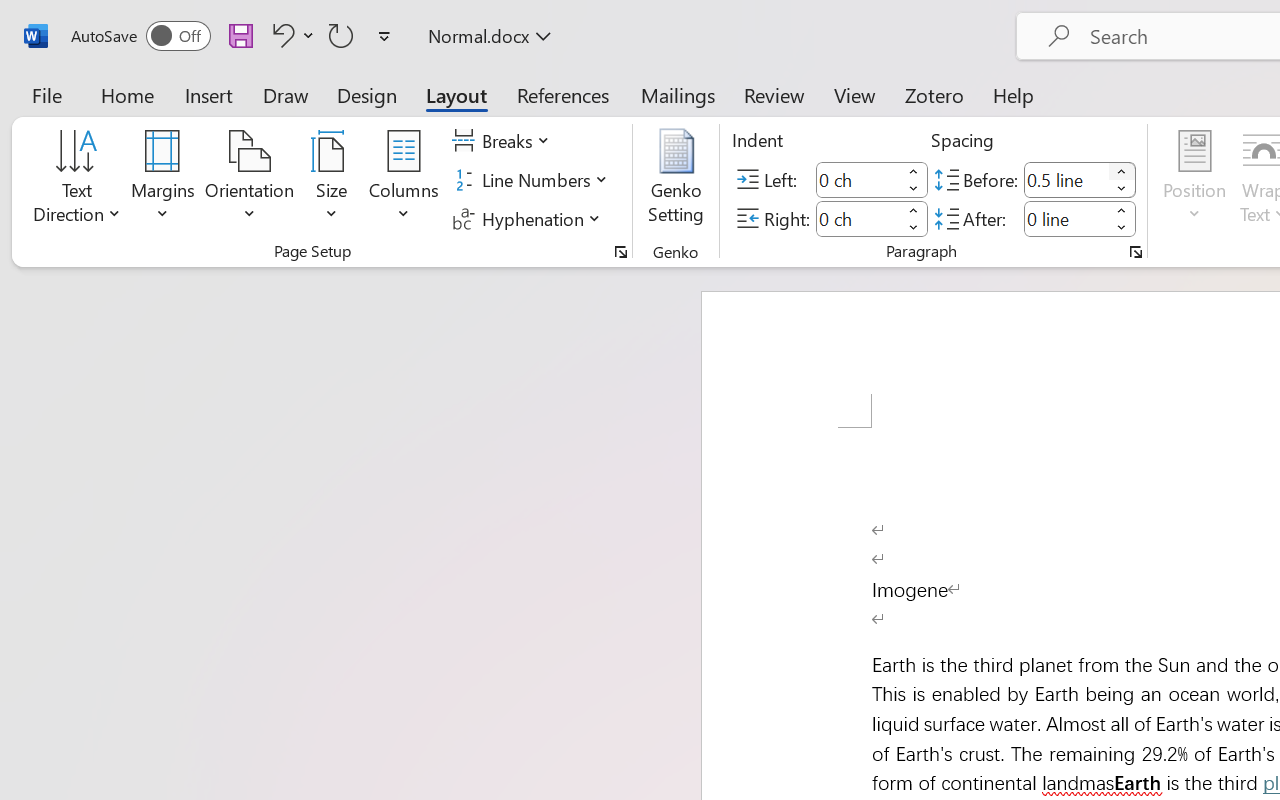 The height and width of the screenshot is (800, 1280). Describe the element at coordinates (676, 179) in the screenshot. I see `'Genko Setting...'` at that location.